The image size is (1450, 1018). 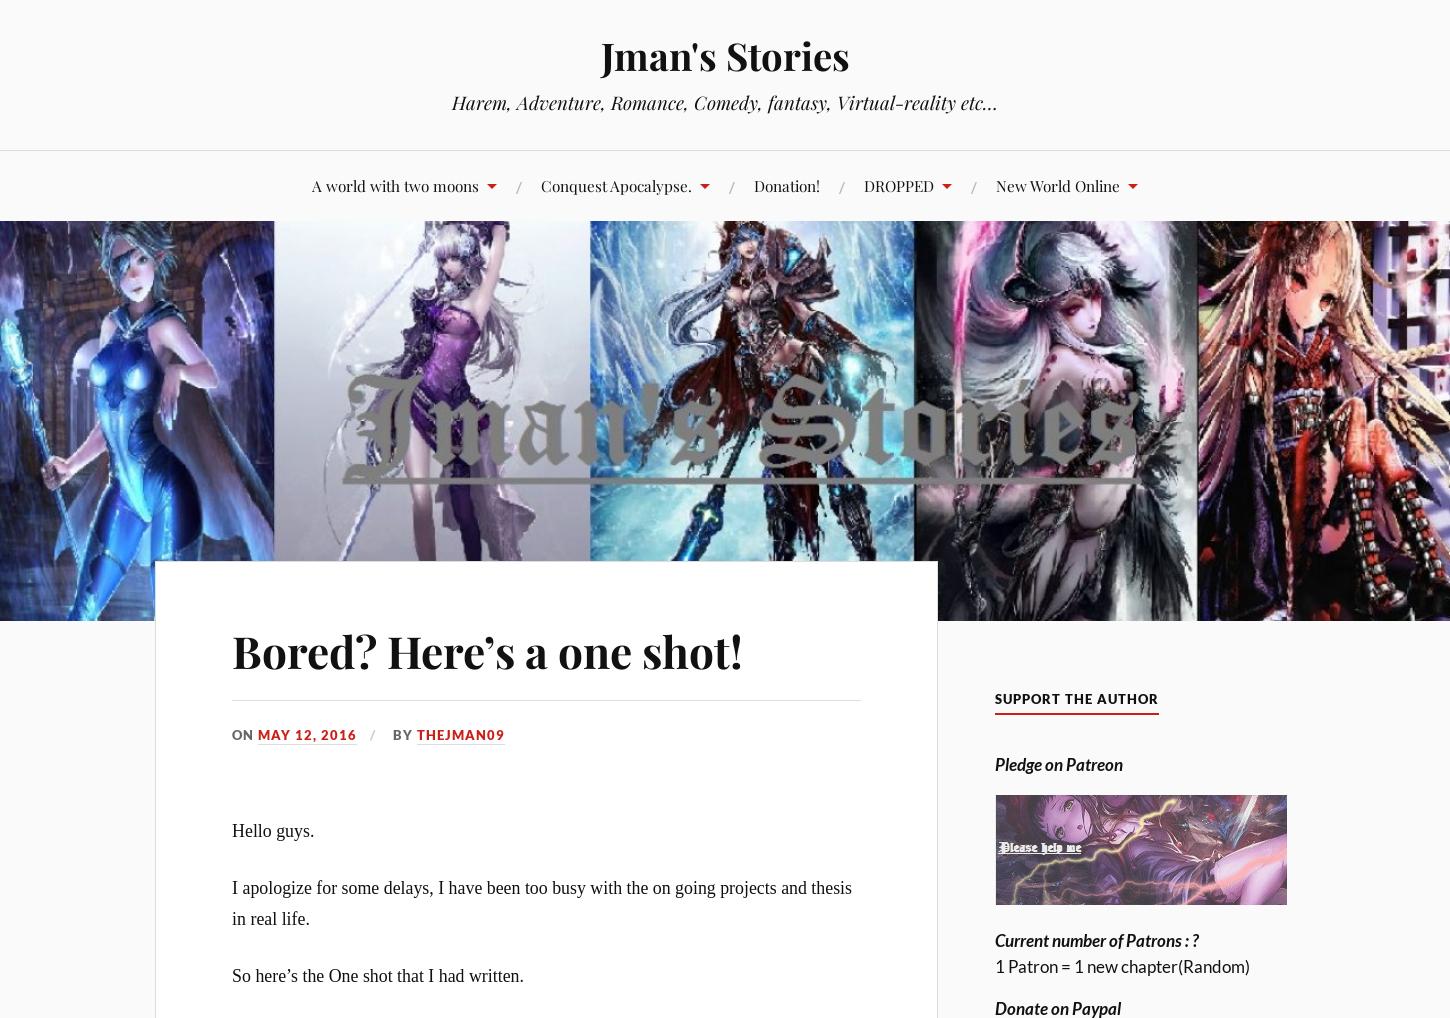 What do you see at coordinates (231, 829) in the screenshot?
I see `'Hello guys.'` at bounding box center [231, 829].